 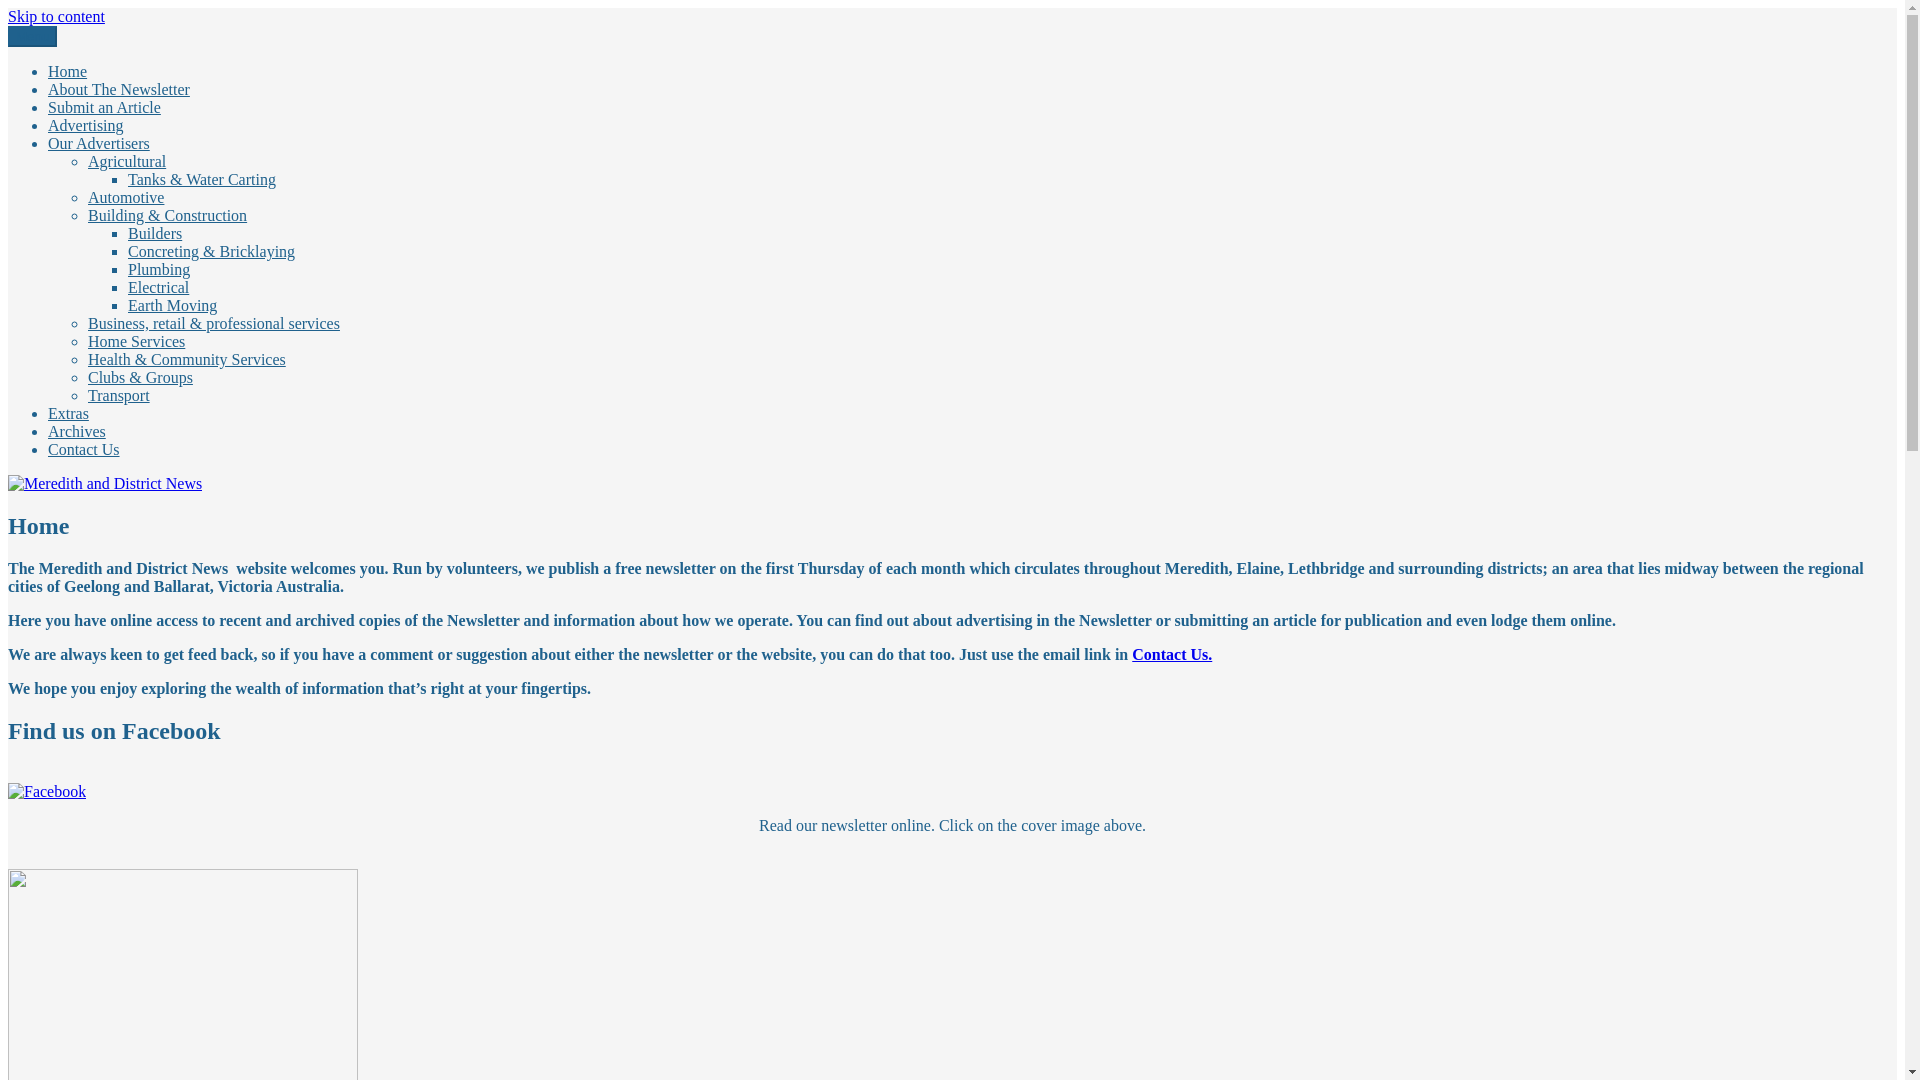 What do you see at coordinates (67, 70) in the screenshot?
I see `'Home'` at bounding box center [67, 70].